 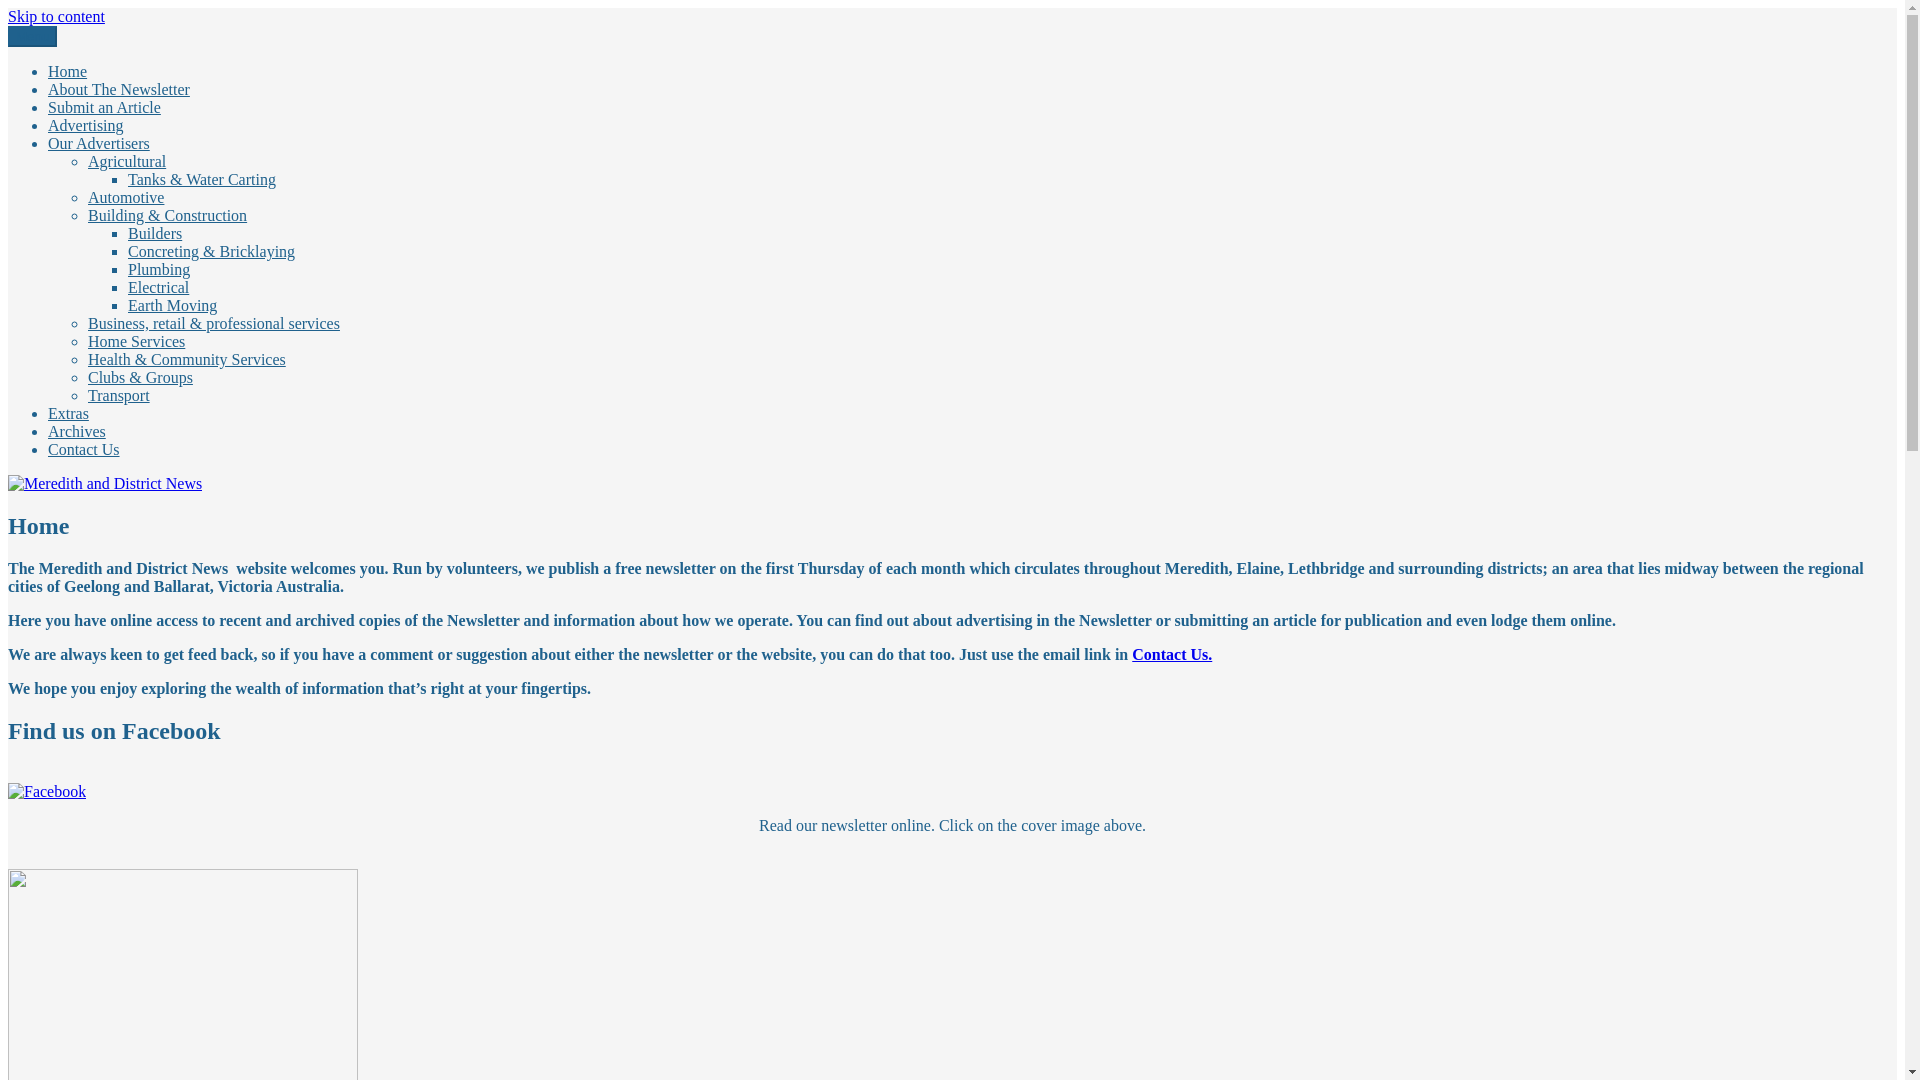 What do you see at coordinates (67, 70) in the screenshot?
I see `'Home'` at bounding box center [67, 70].